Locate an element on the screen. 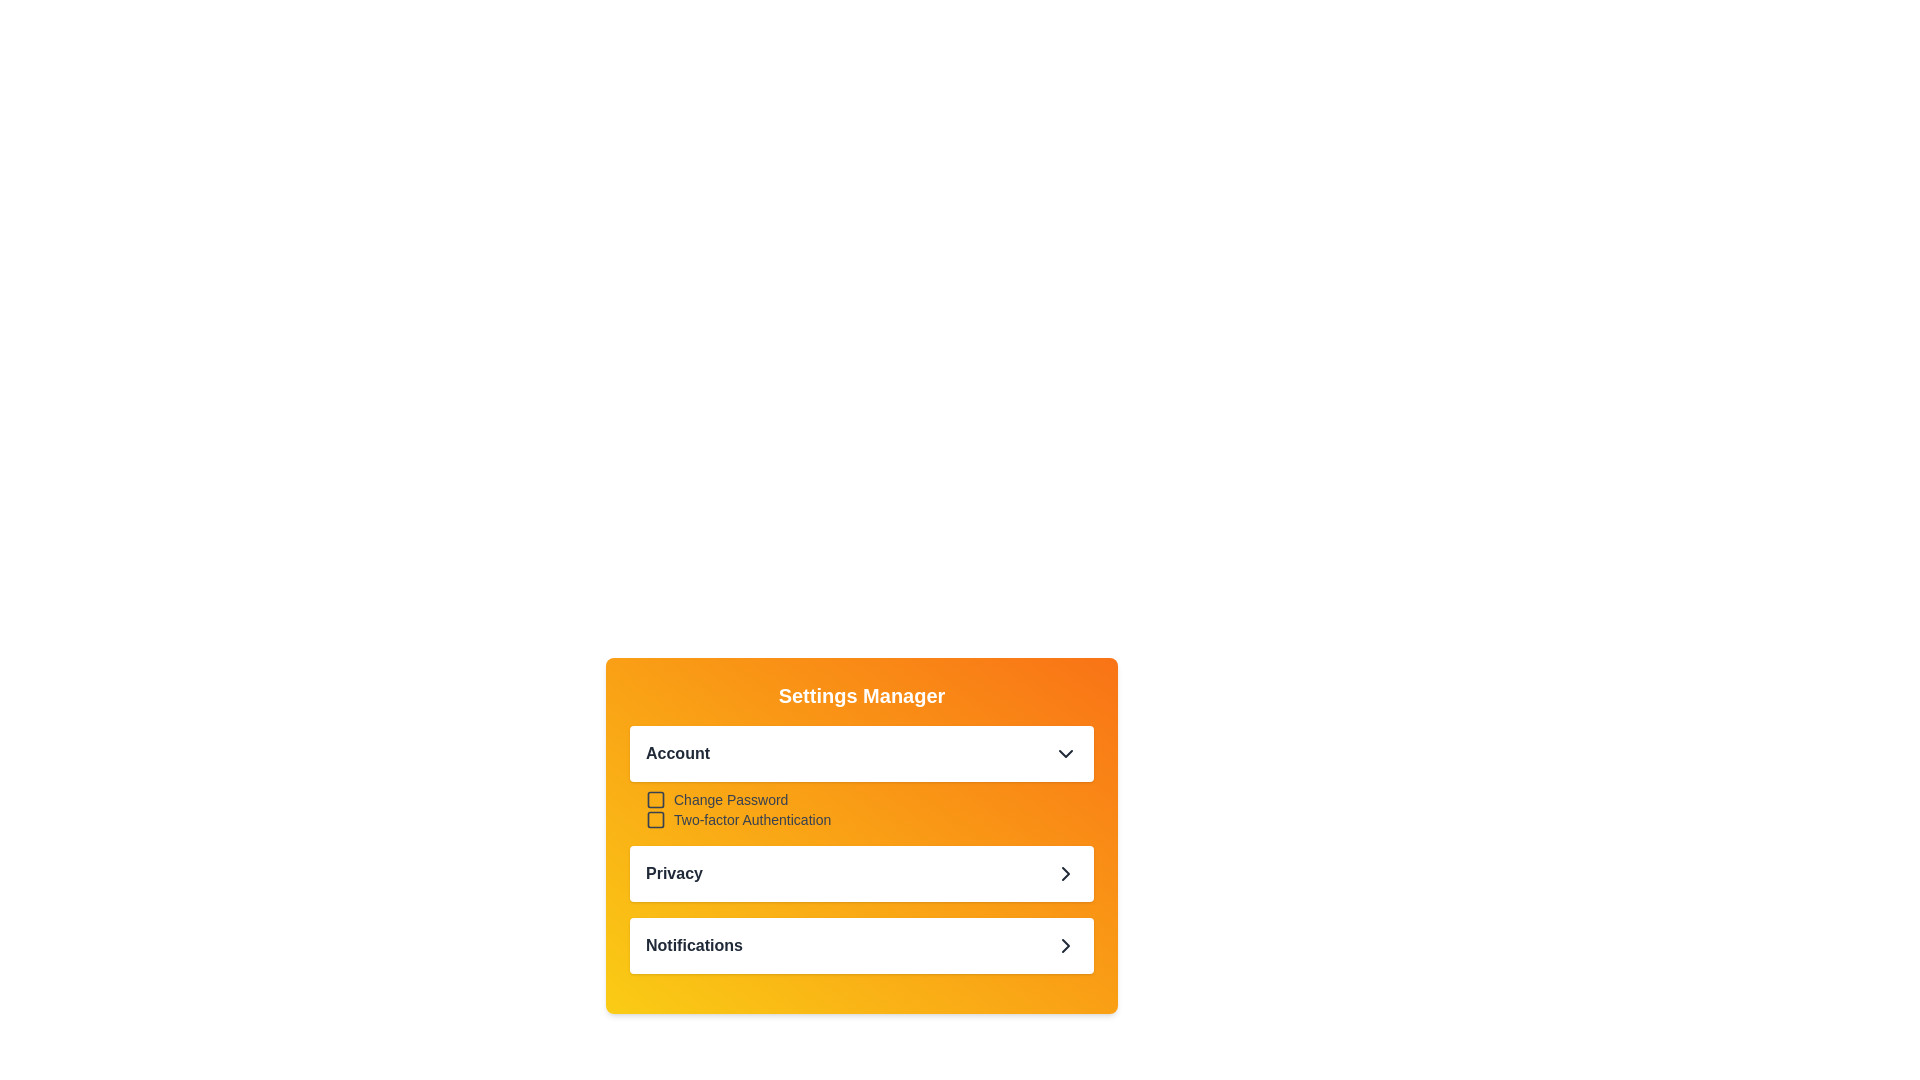 The width and height of the screenshot is (1920, 1080). the decorative or status icon displayed next to the 'Change Password' label in the 'Settings Manager' section under the 'Account' dropdown menu is located at coordinates (656, 798).